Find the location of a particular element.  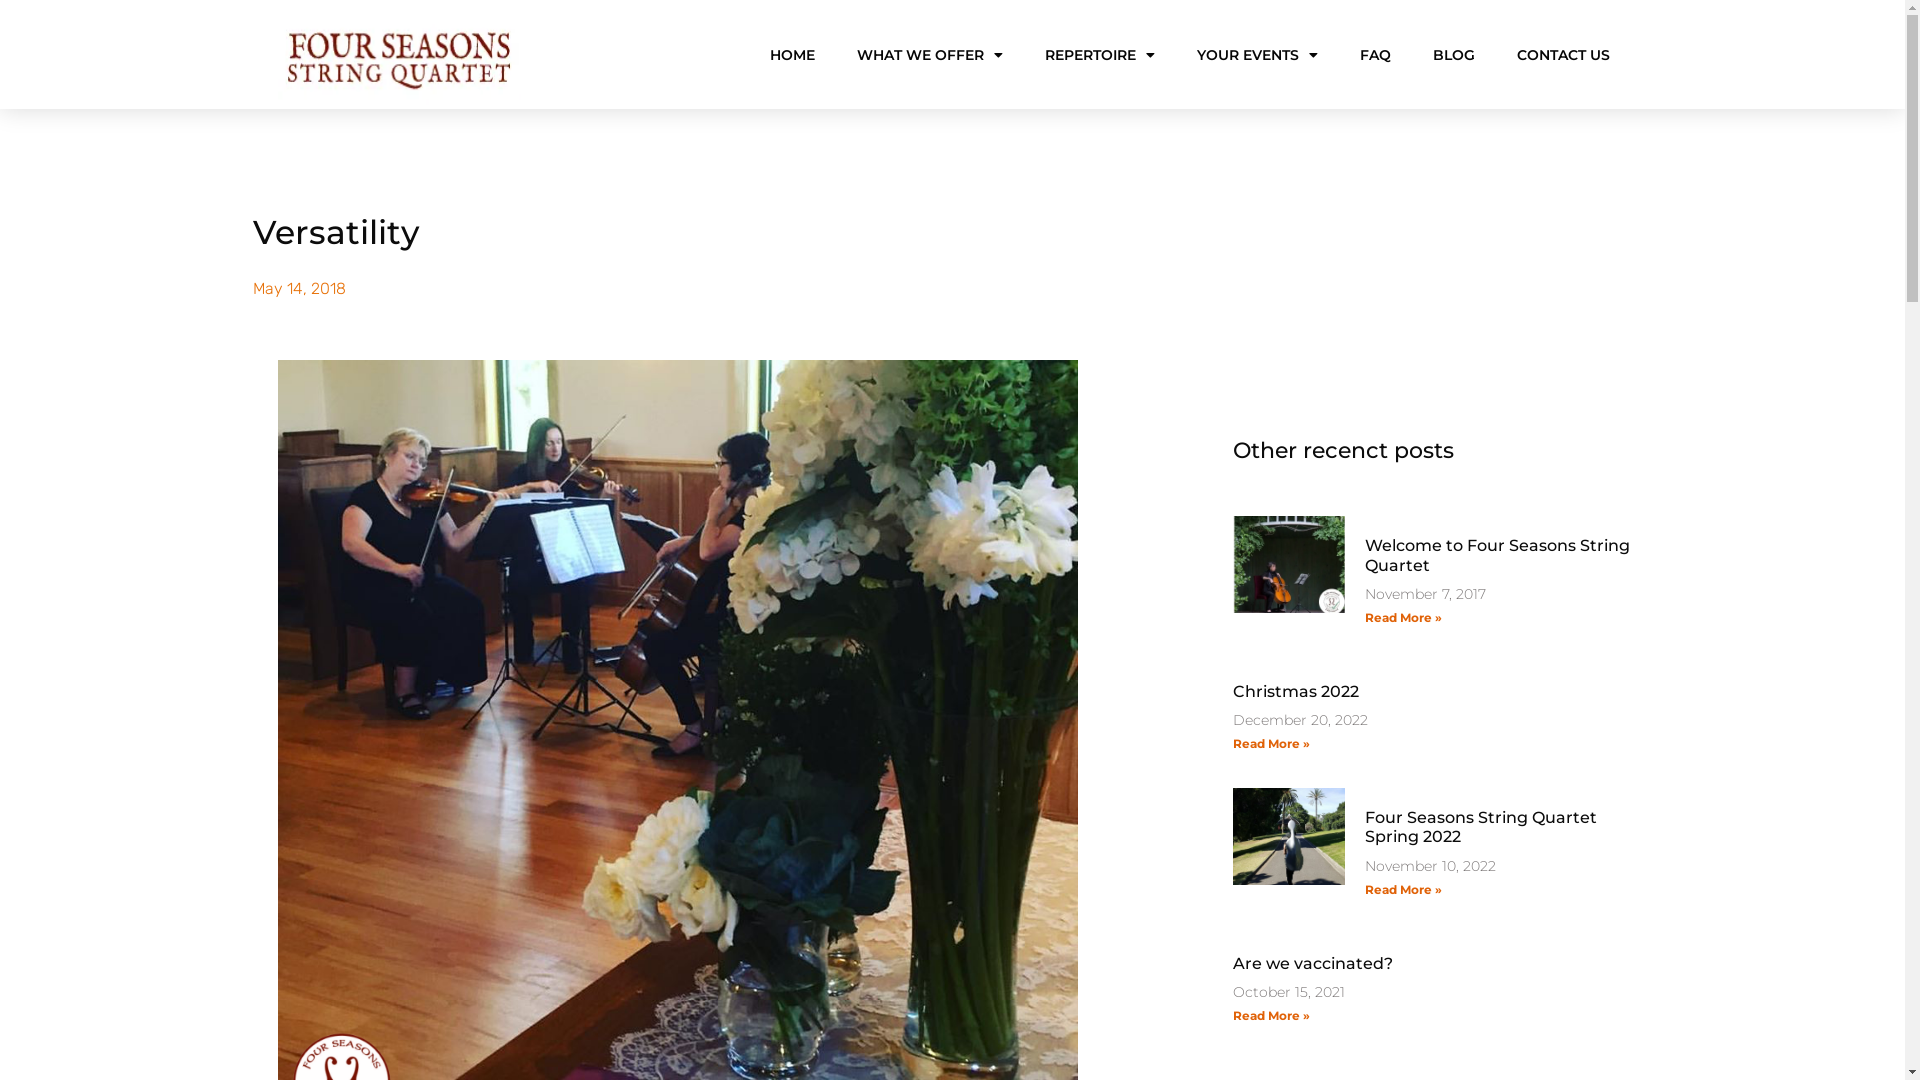

'FAQ' is located at coordinates (1374, 53).